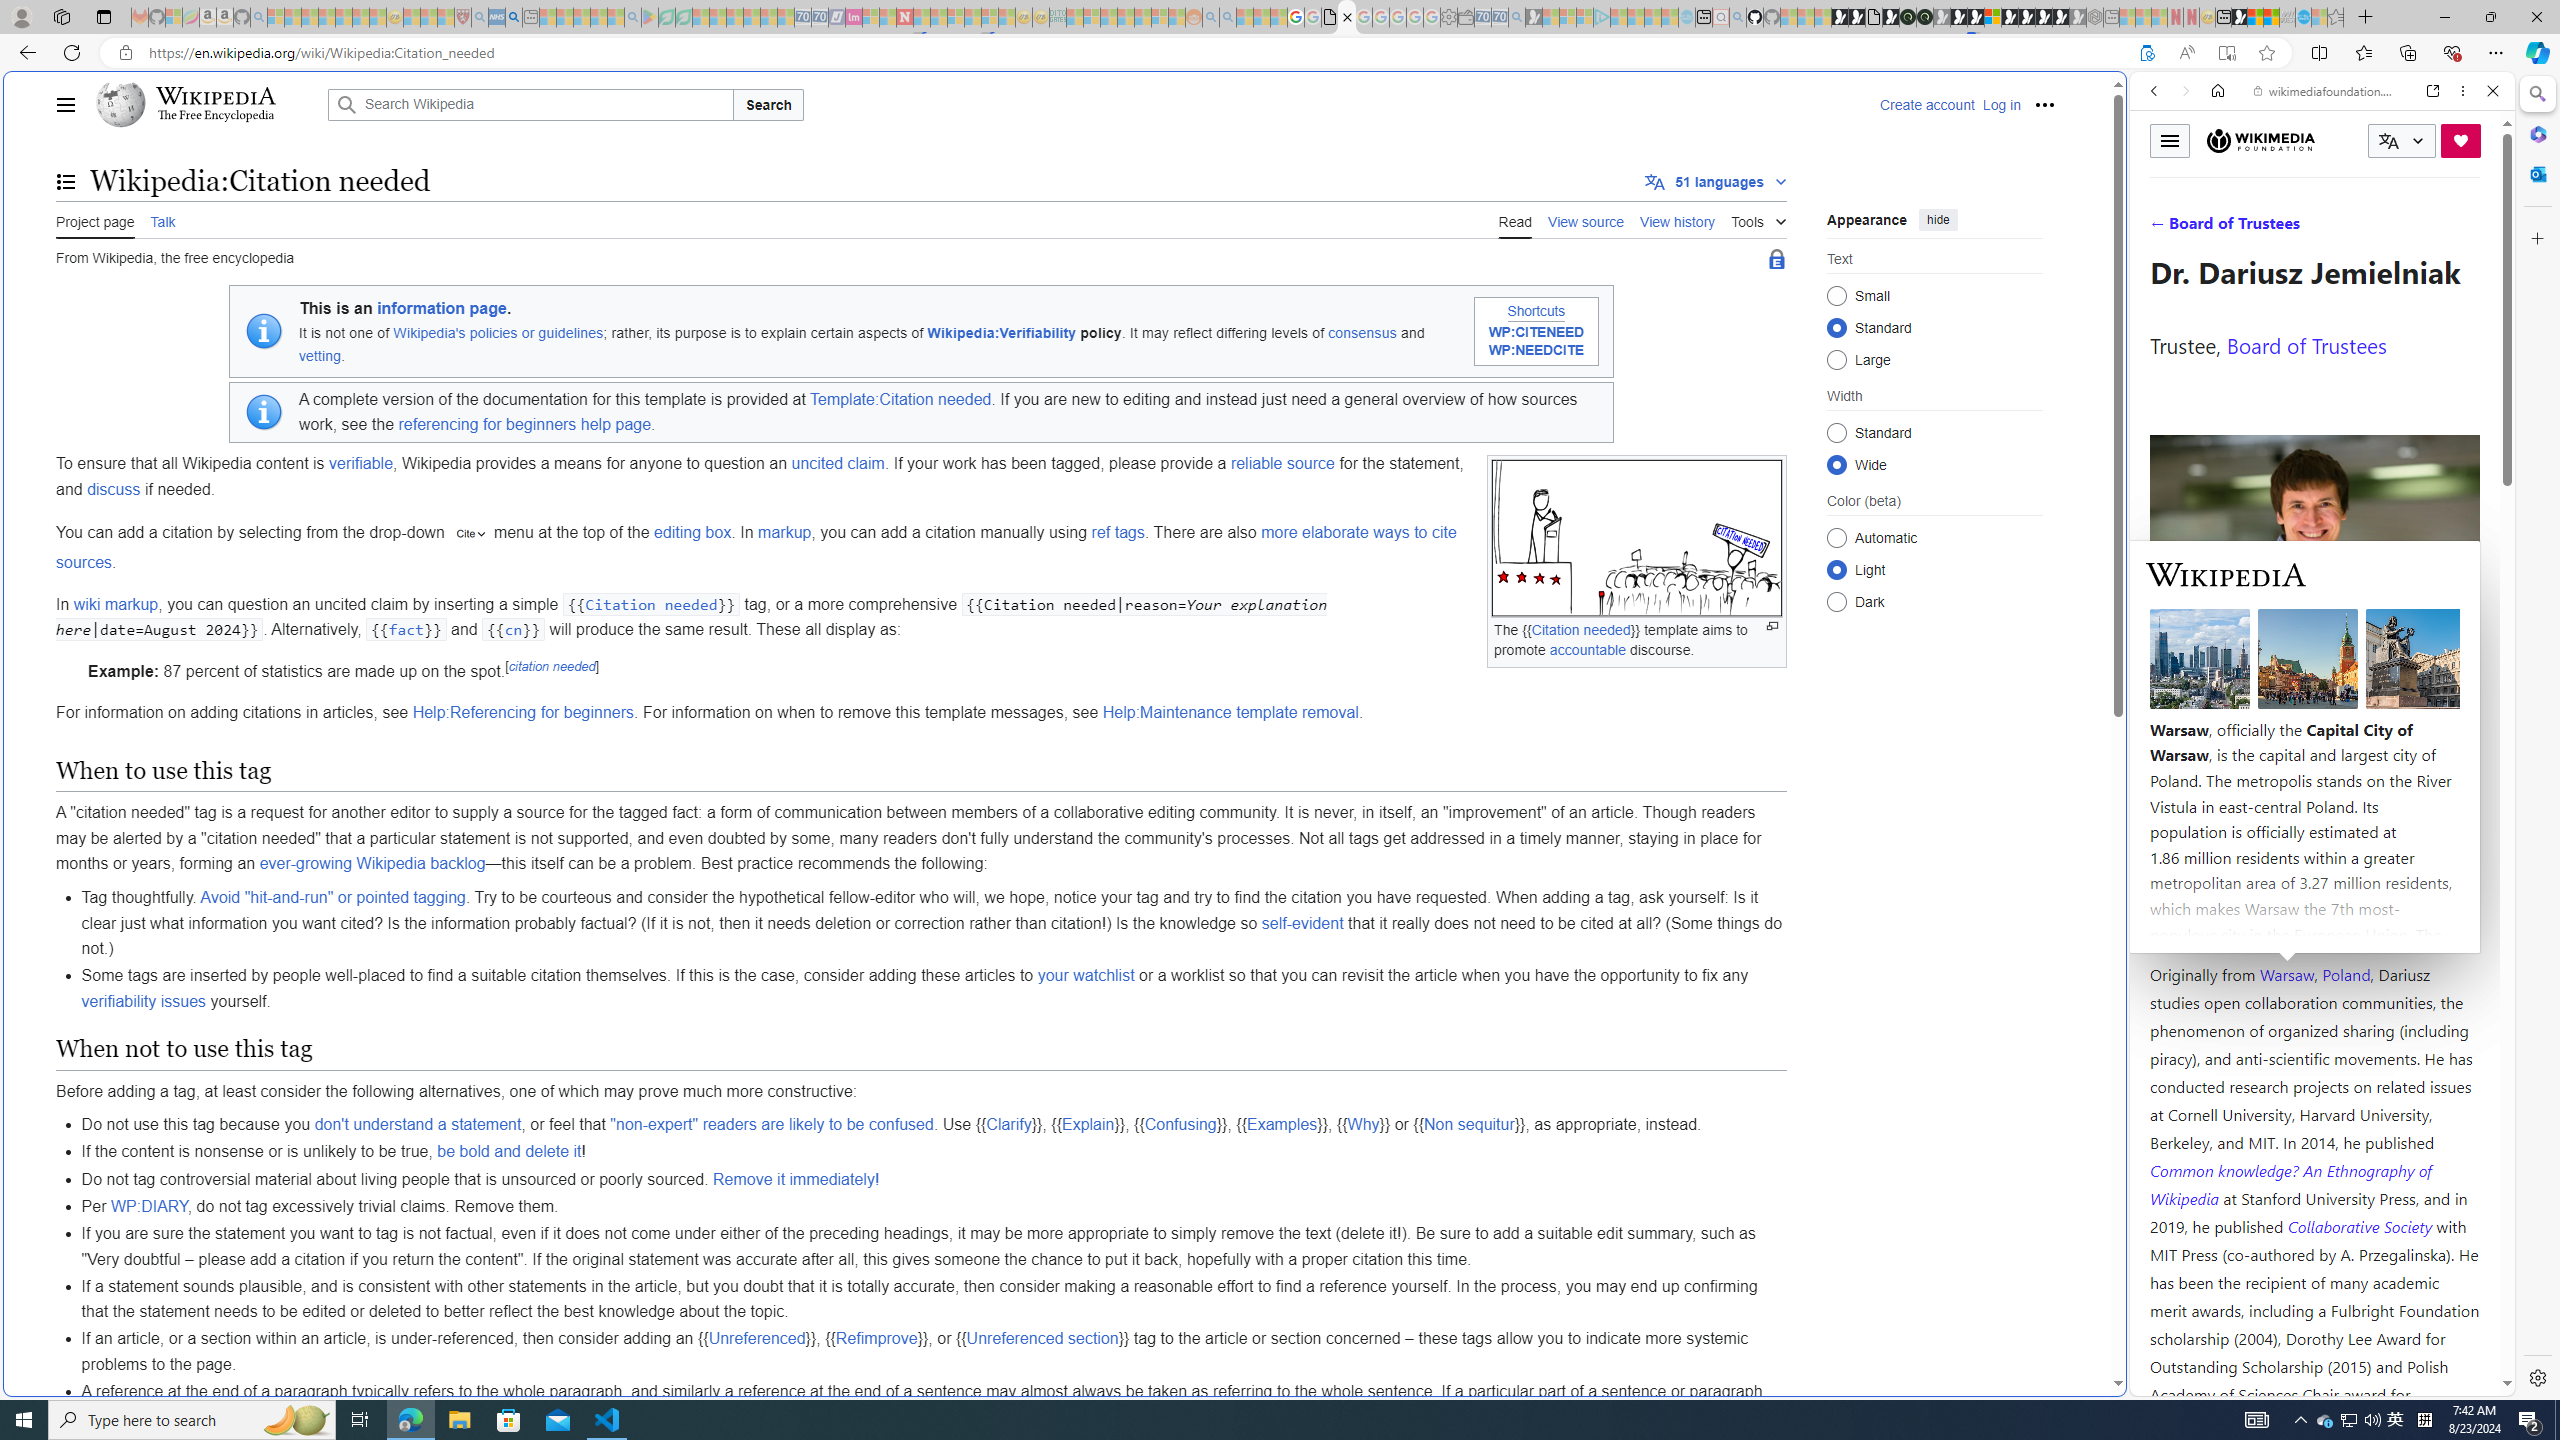 The width and height of the screenshot is (2560, 1440). What do you see at coordinates (417, 1125) in the screenshot?
I see `'don'` at bounding box center [417, 1125].